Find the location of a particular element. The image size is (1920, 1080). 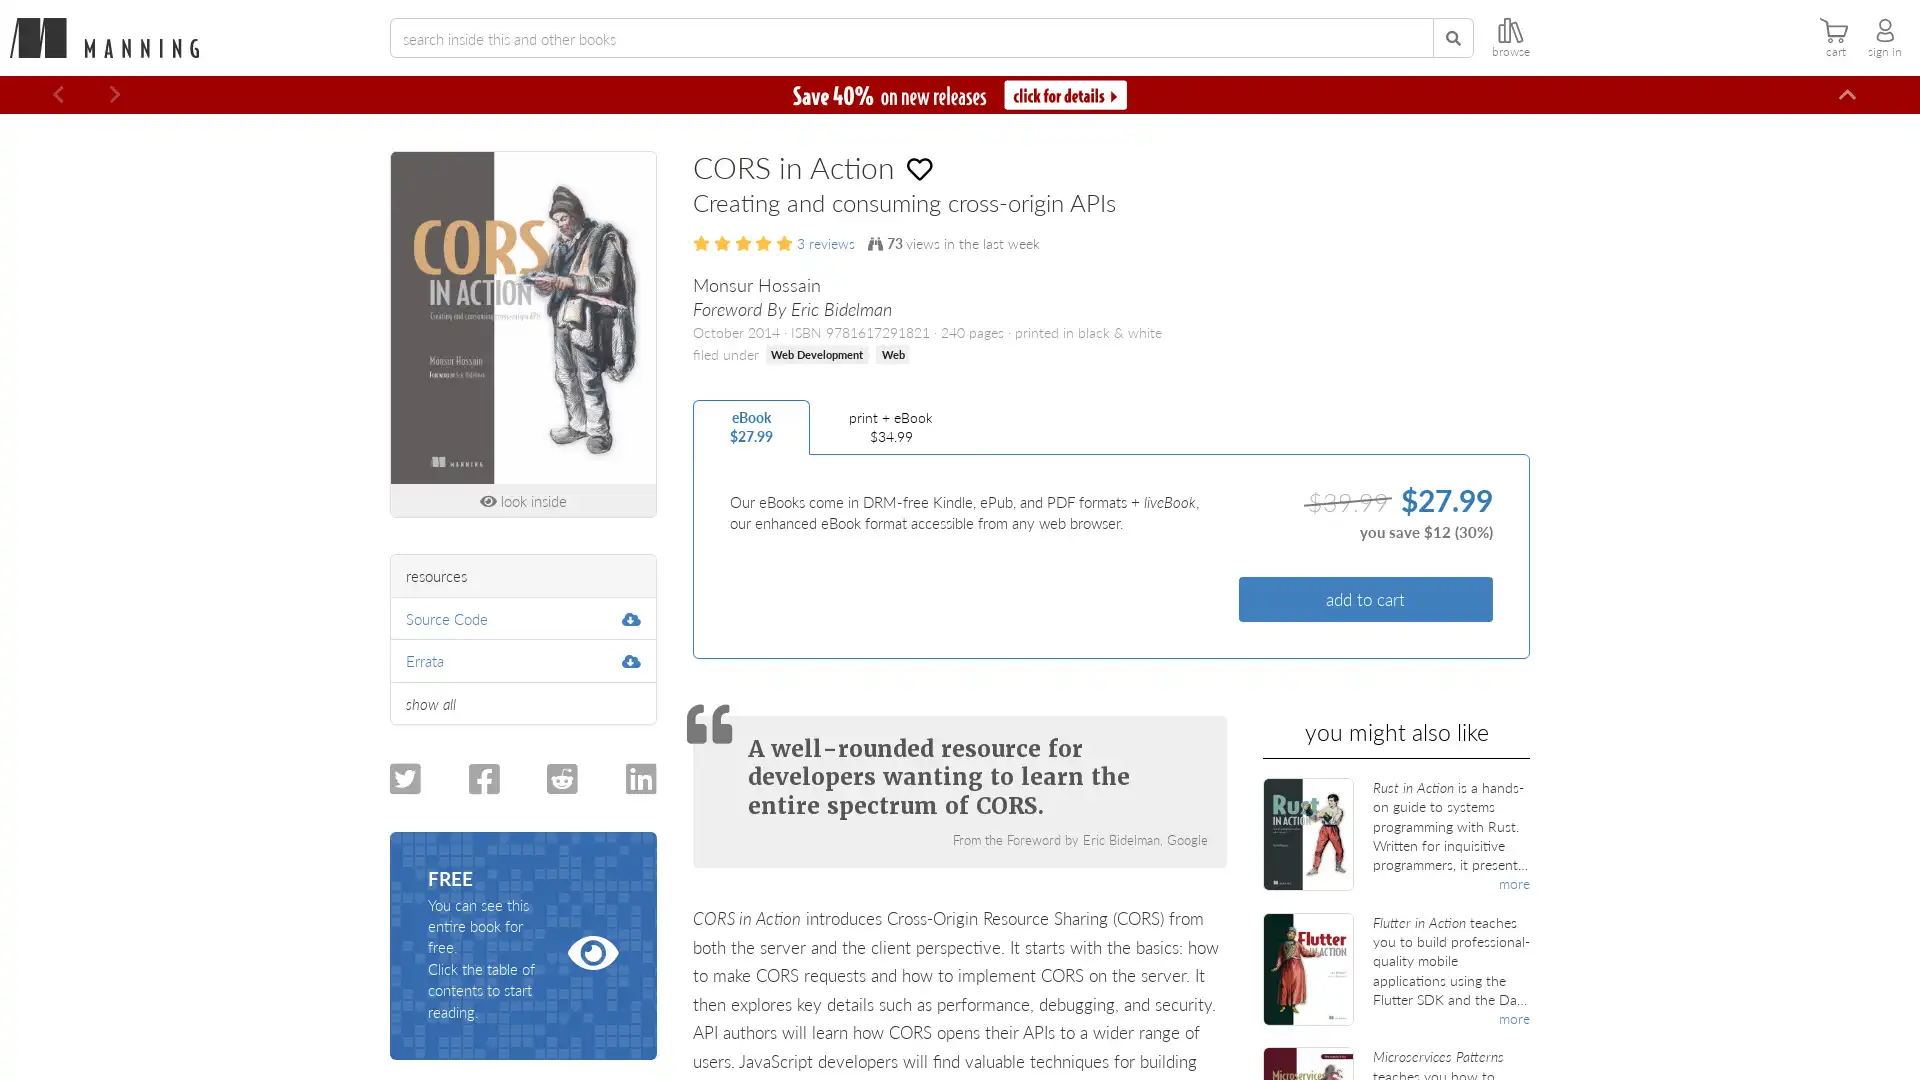

Previous is located at coordinates (58, 95).